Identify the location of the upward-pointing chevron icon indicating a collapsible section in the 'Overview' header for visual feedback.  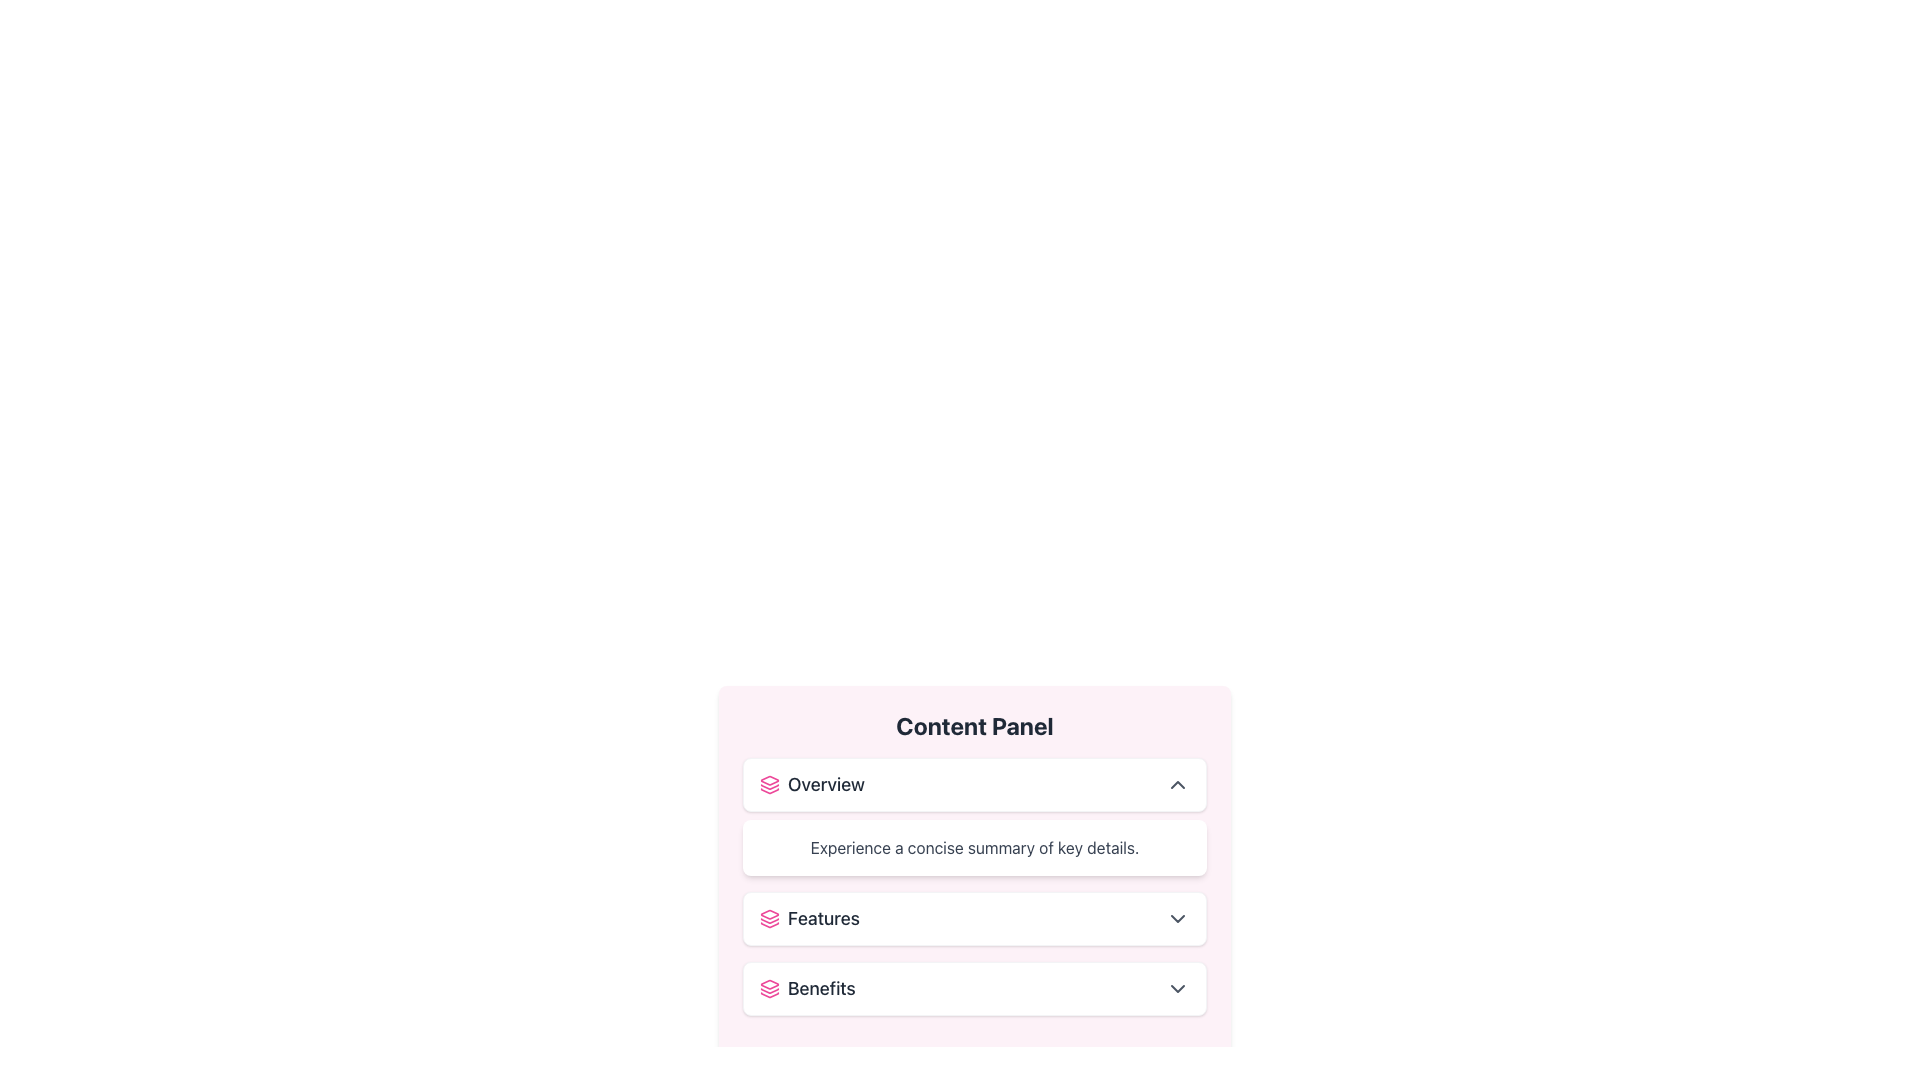
(1177, 784).